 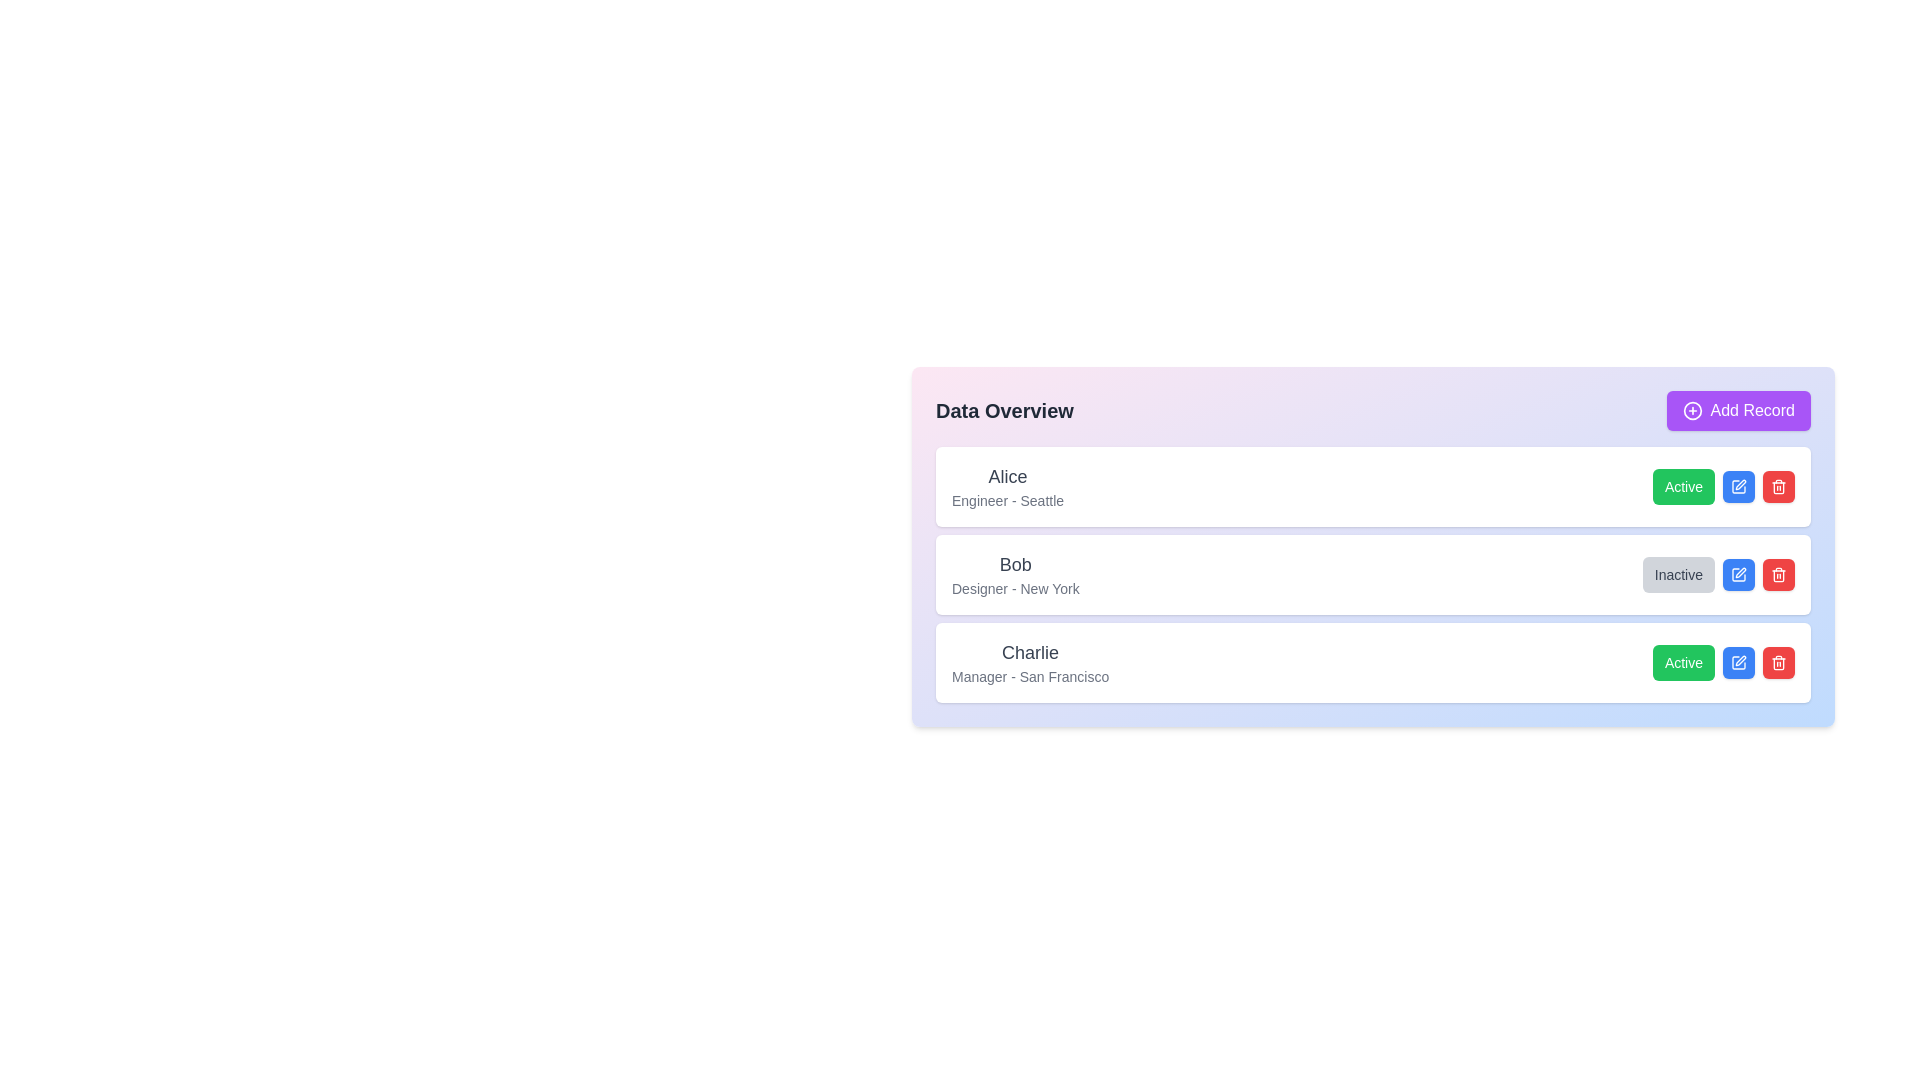 I want to click on the text display element showing 'Charlie' with the description 'Manager - San Francisco', located in the third card of the vertical list, so click(x=1030, y=663).